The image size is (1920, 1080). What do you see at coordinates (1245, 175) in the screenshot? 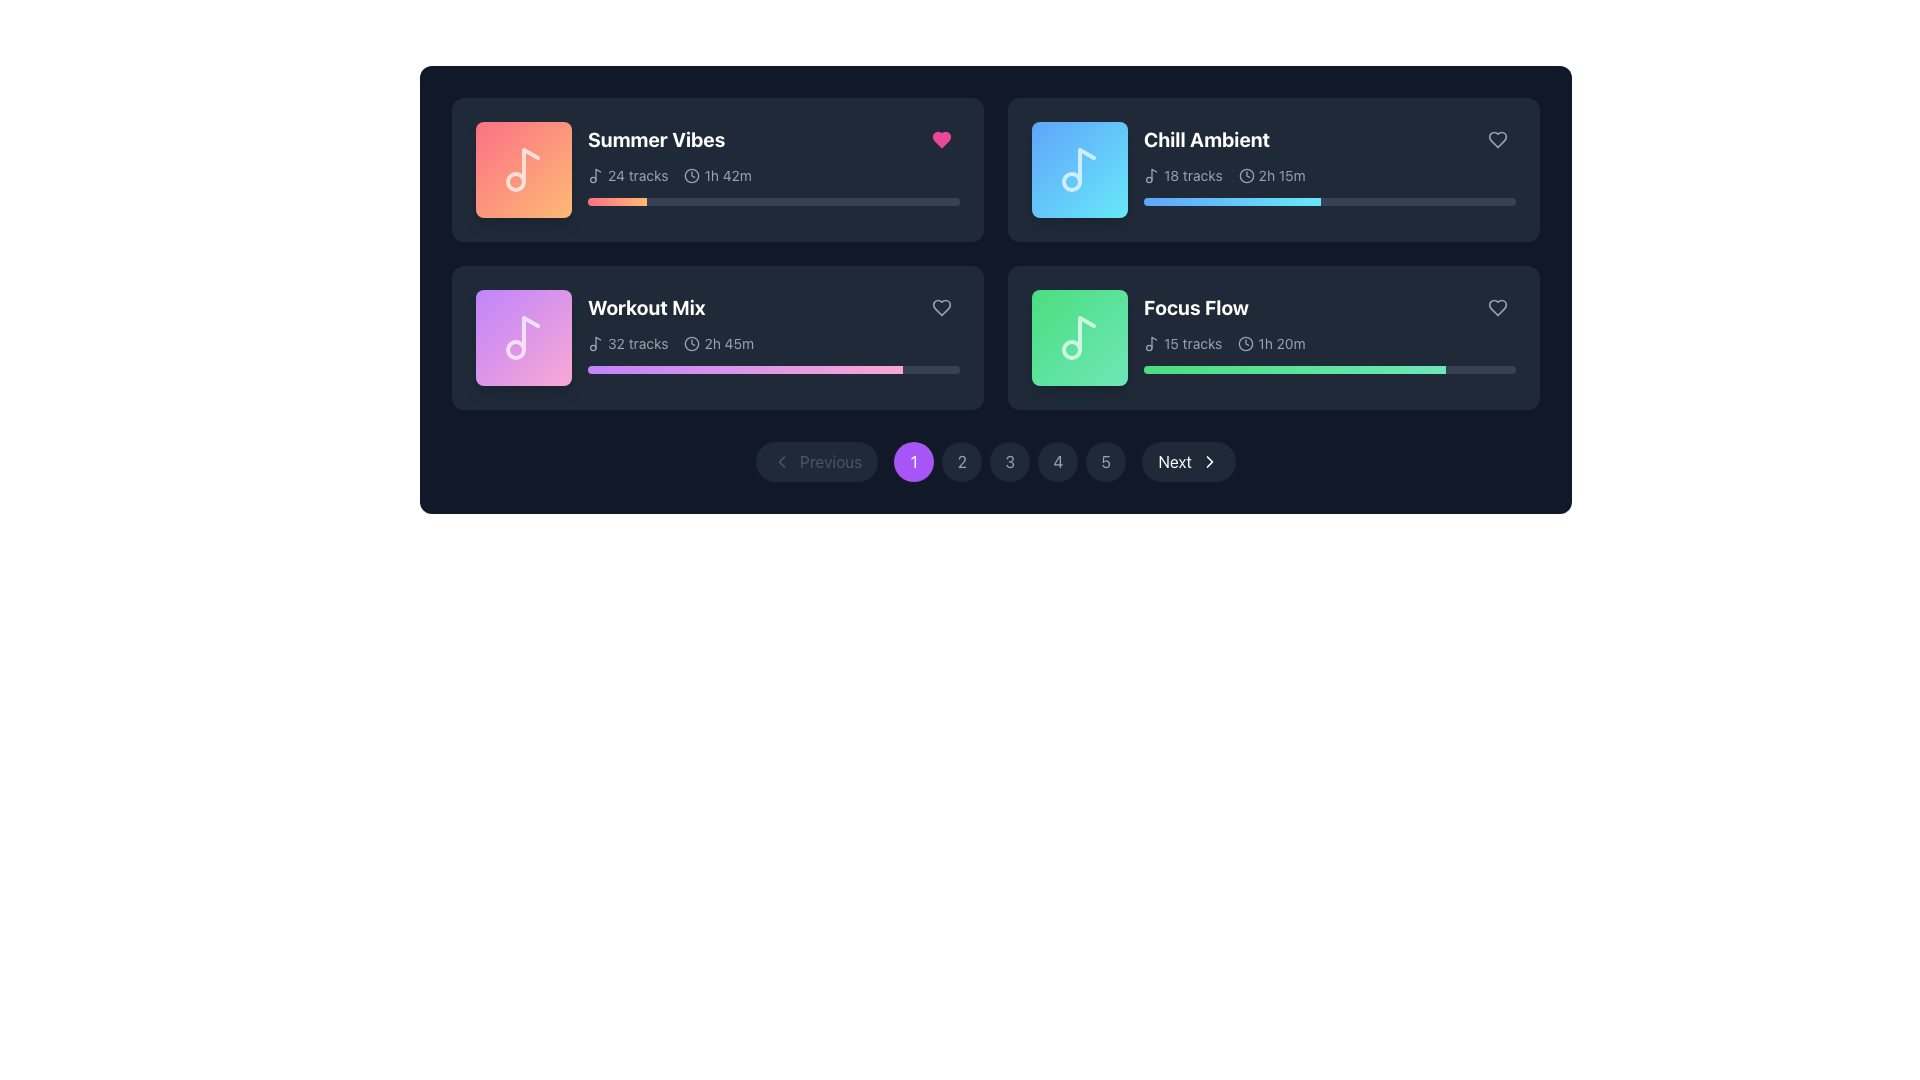
I see `the time icon located in the 'Chill Ambient' card, which visually represents the duration '2h 15m' and is positioned to the left of the text` at bounding box center [1245, 175].